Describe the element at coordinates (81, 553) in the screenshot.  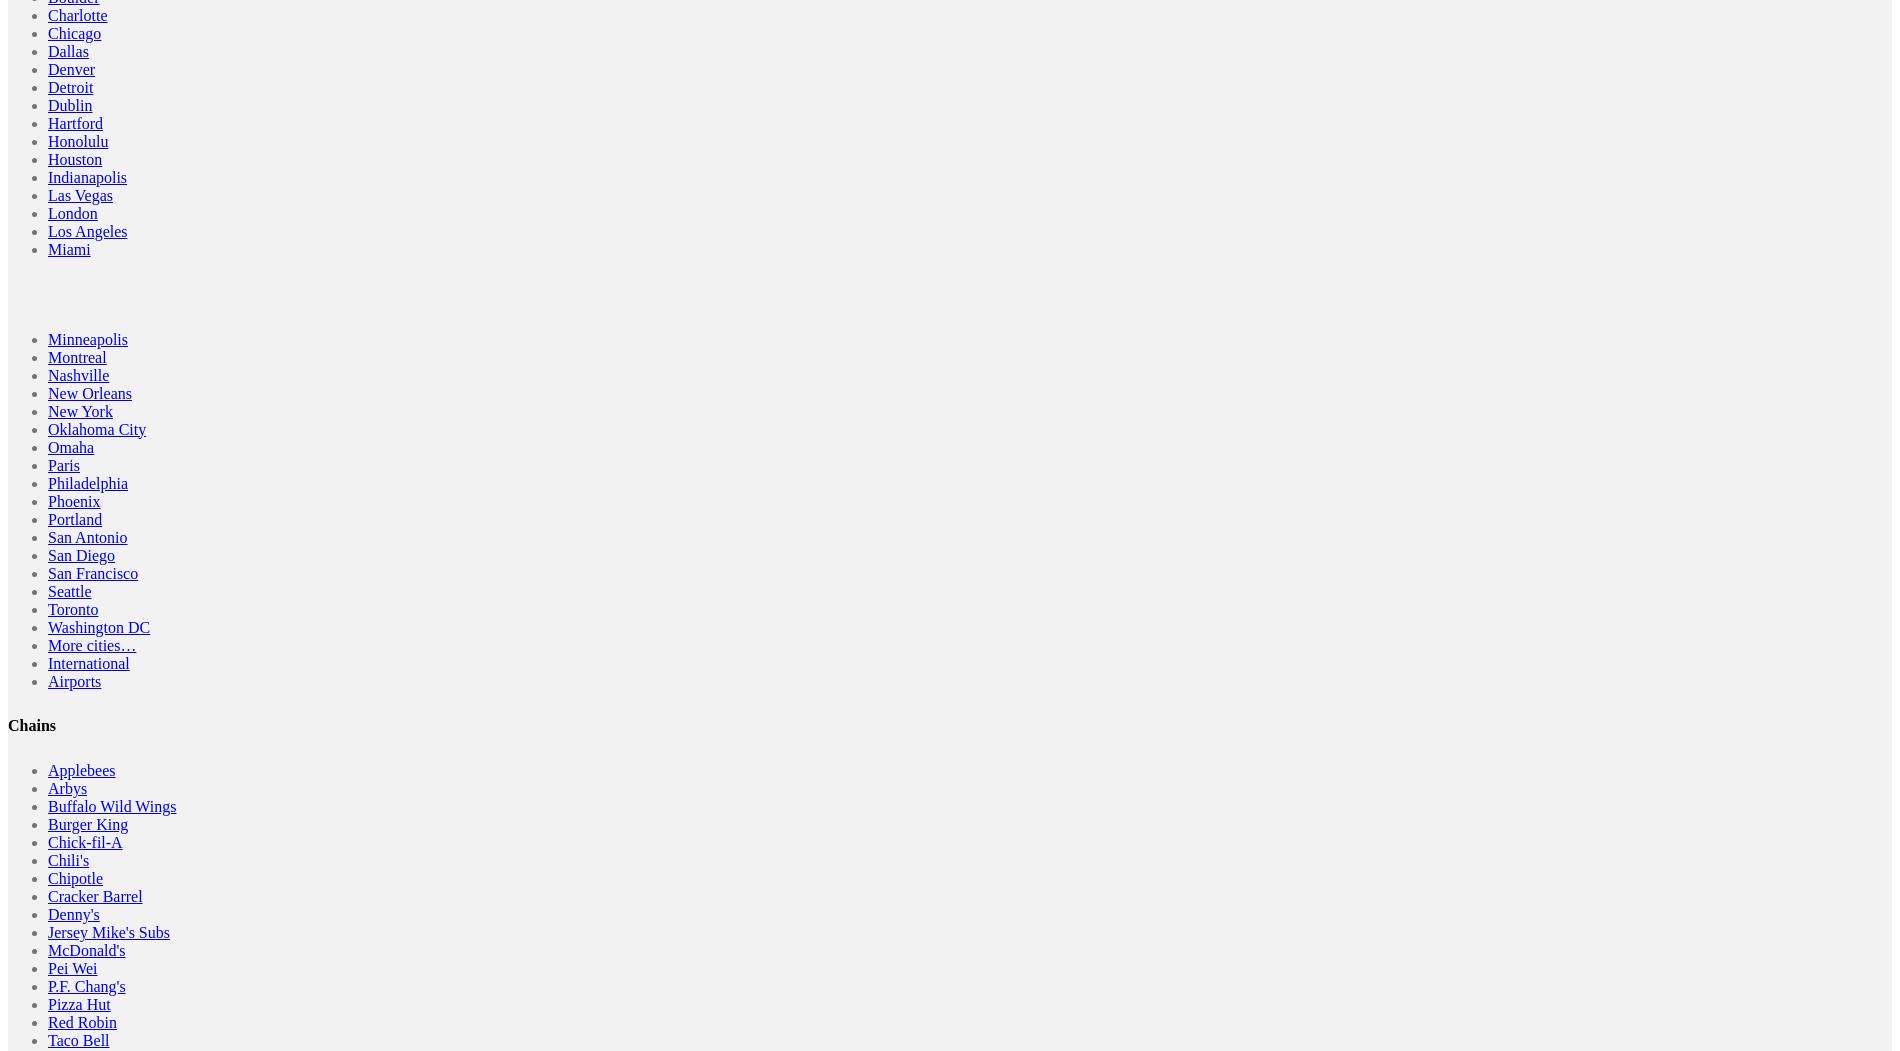
I see `'San Diego'` at that location.